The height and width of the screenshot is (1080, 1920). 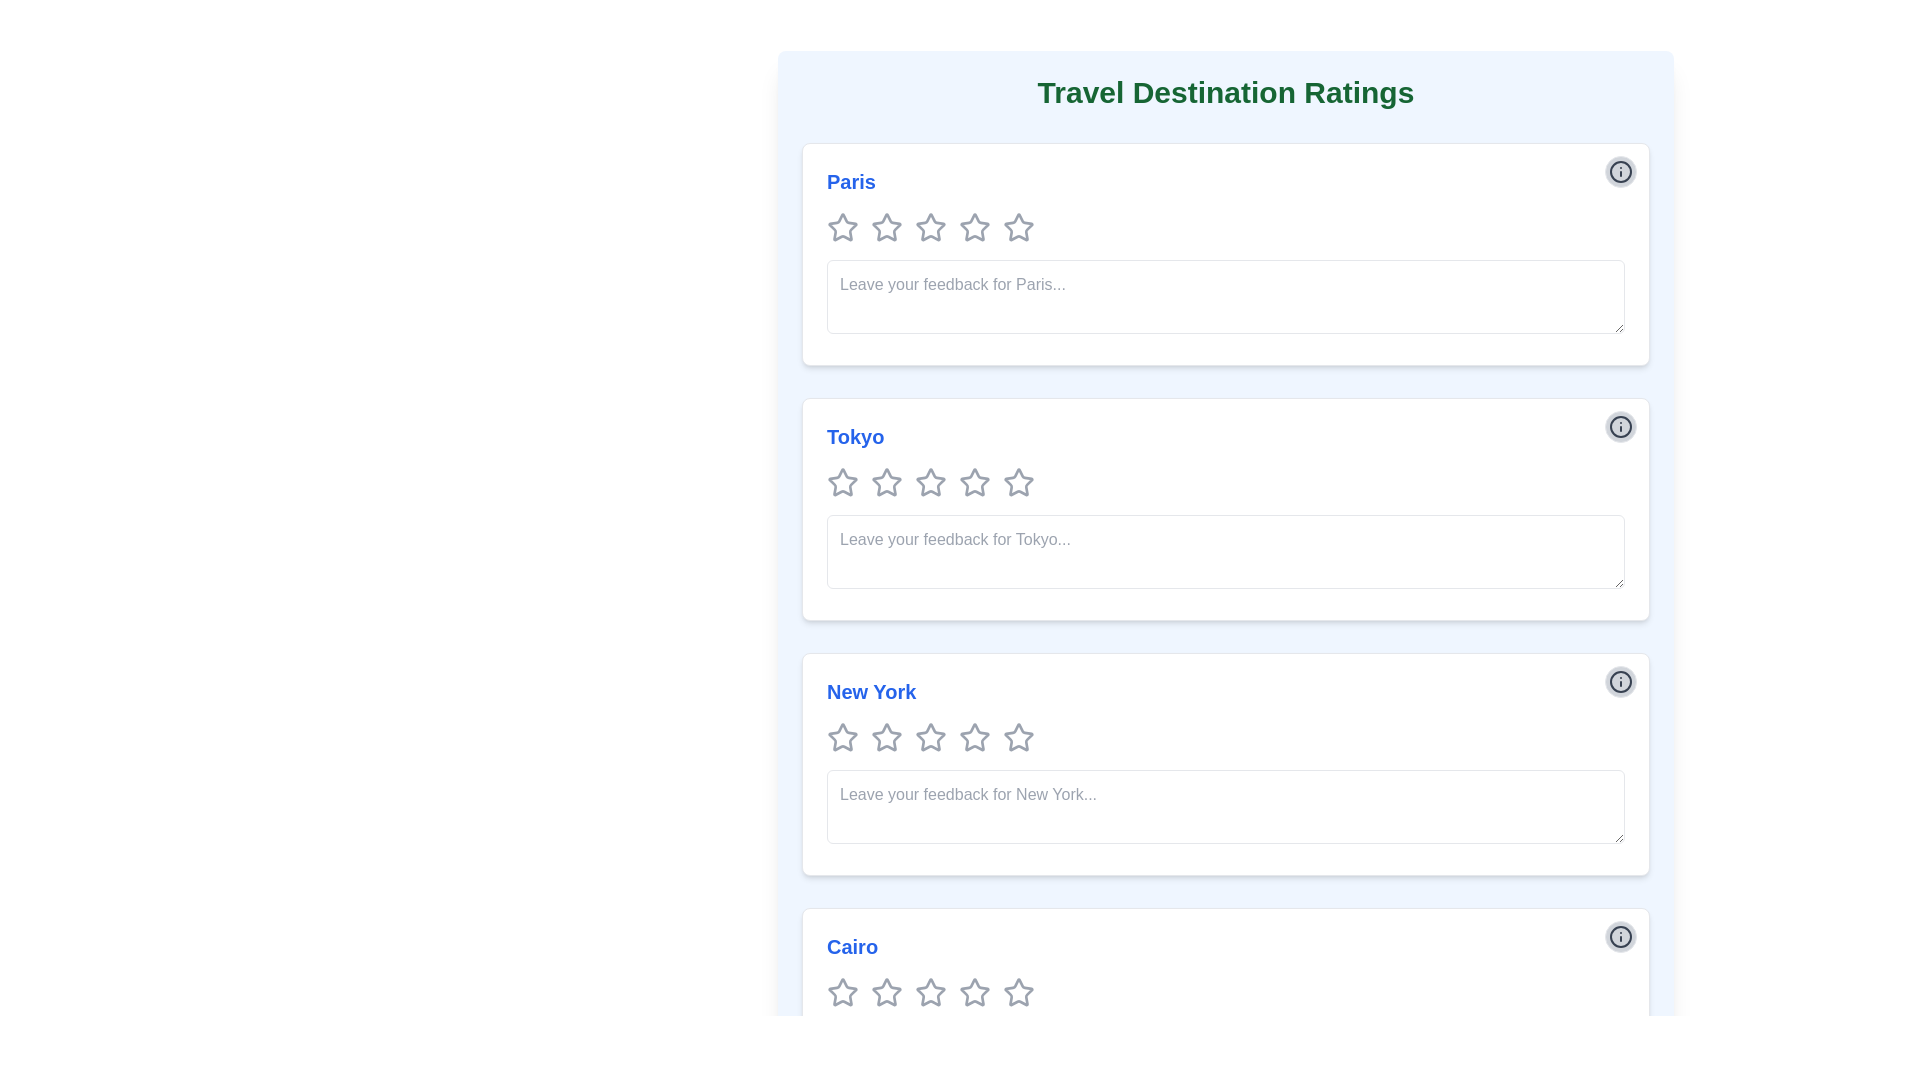 I want to click on the second star icon in the rating section for 'Paris', so click(x=886, y=226).